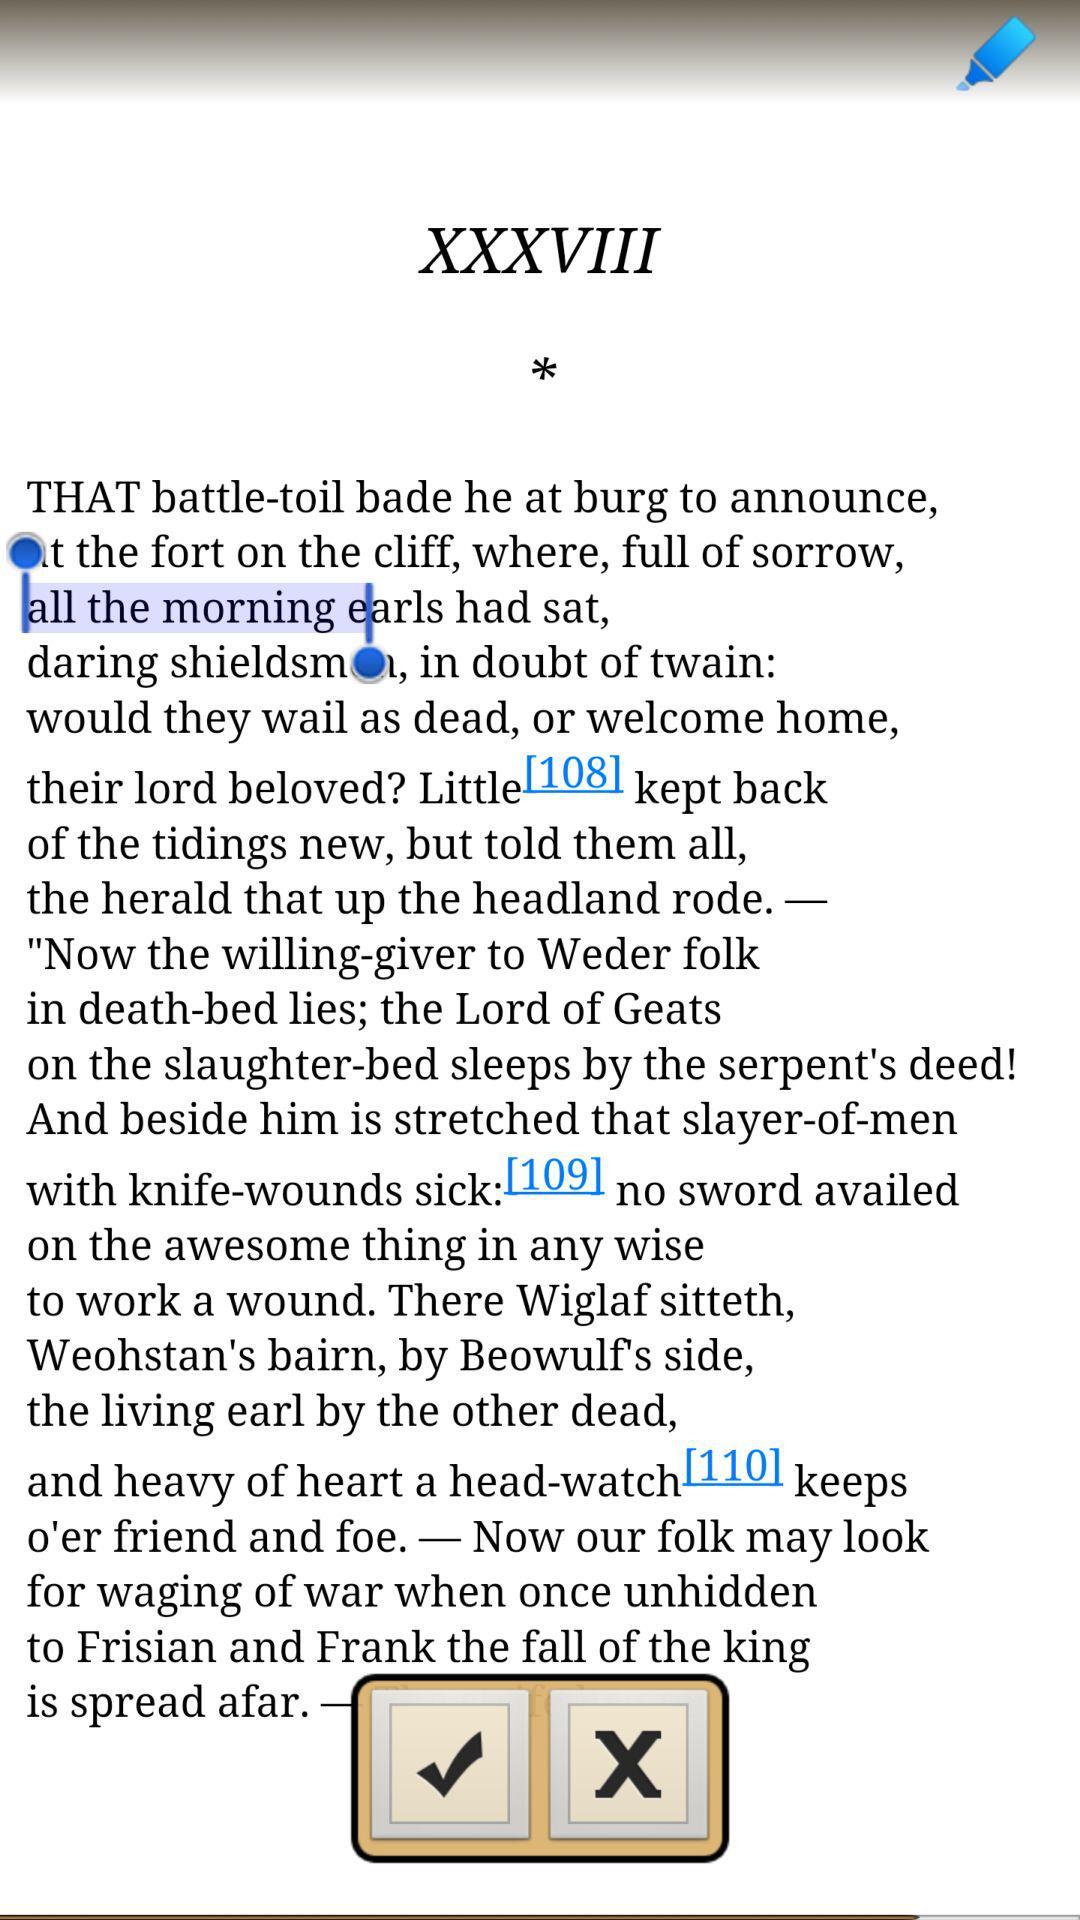 The height and width of the screenshot is (1920, 1080). What do you see at coordinates (994, 52) in the screenshot?
I see `edit` at bounding box center [994, 52].